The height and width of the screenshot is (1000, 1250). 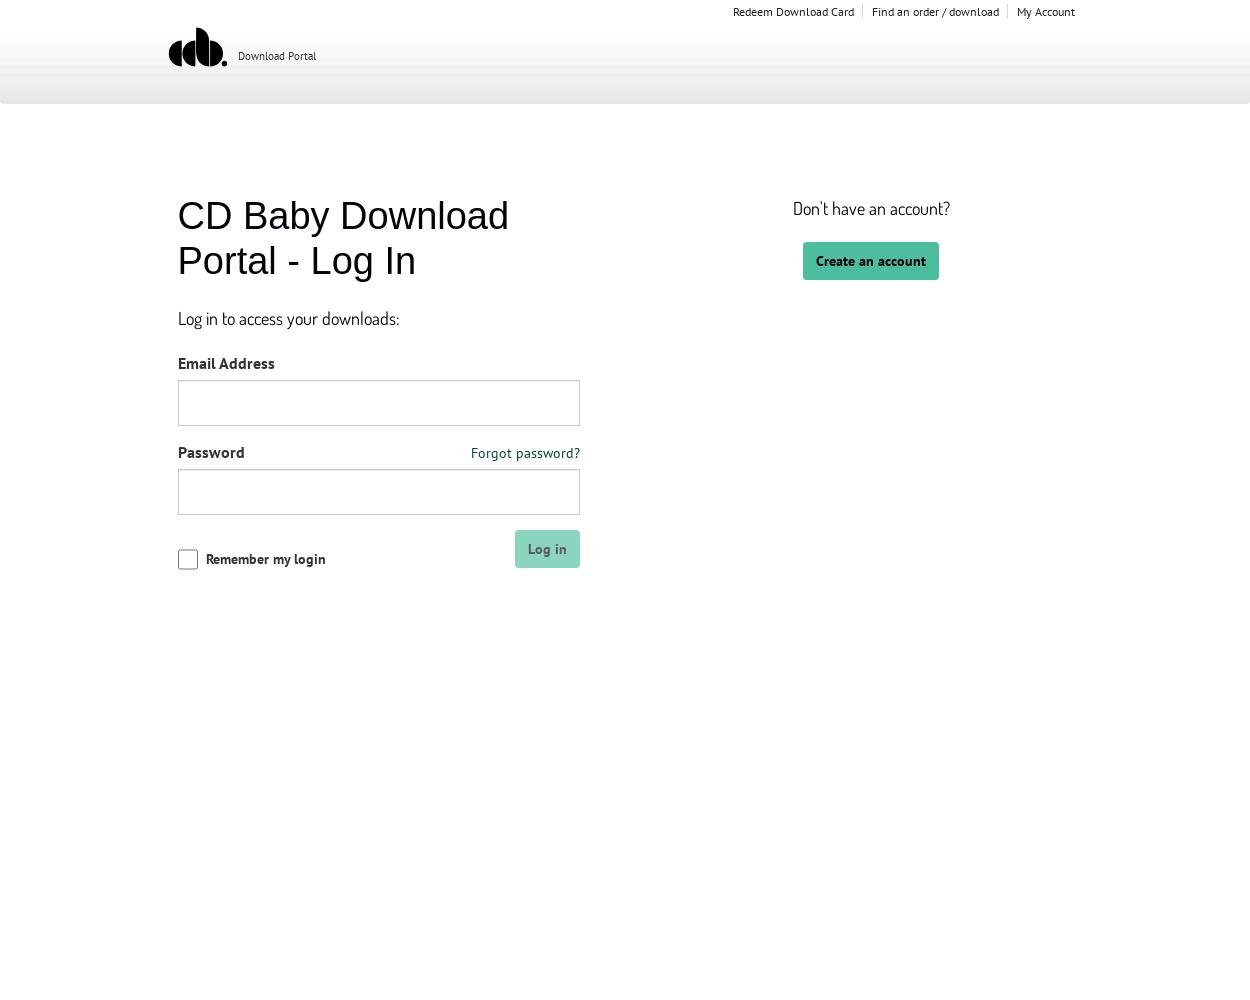 What do you see at coordinates (792, 11) in the screenshot?
I see `'Redeem Download Card'` at bounding box center [792, 11].